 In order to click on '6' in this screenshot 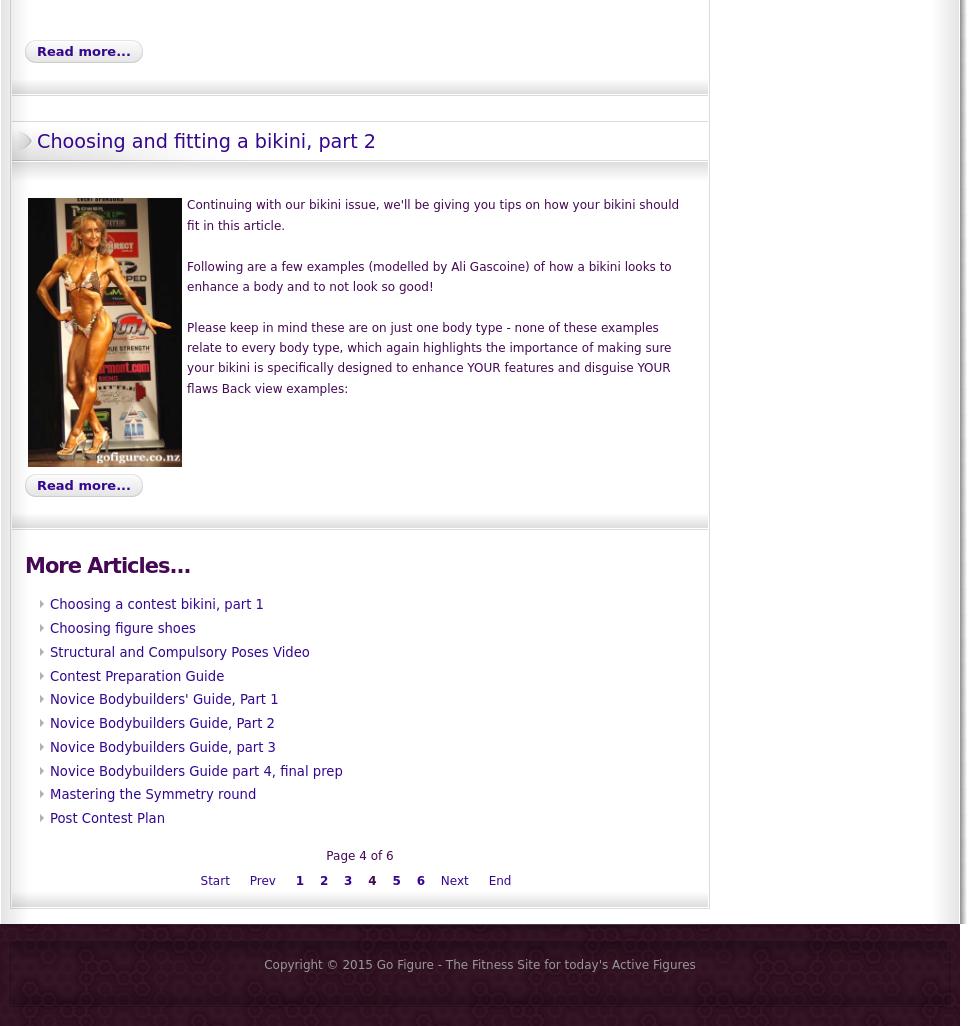, I will do `click(420, 880)`.